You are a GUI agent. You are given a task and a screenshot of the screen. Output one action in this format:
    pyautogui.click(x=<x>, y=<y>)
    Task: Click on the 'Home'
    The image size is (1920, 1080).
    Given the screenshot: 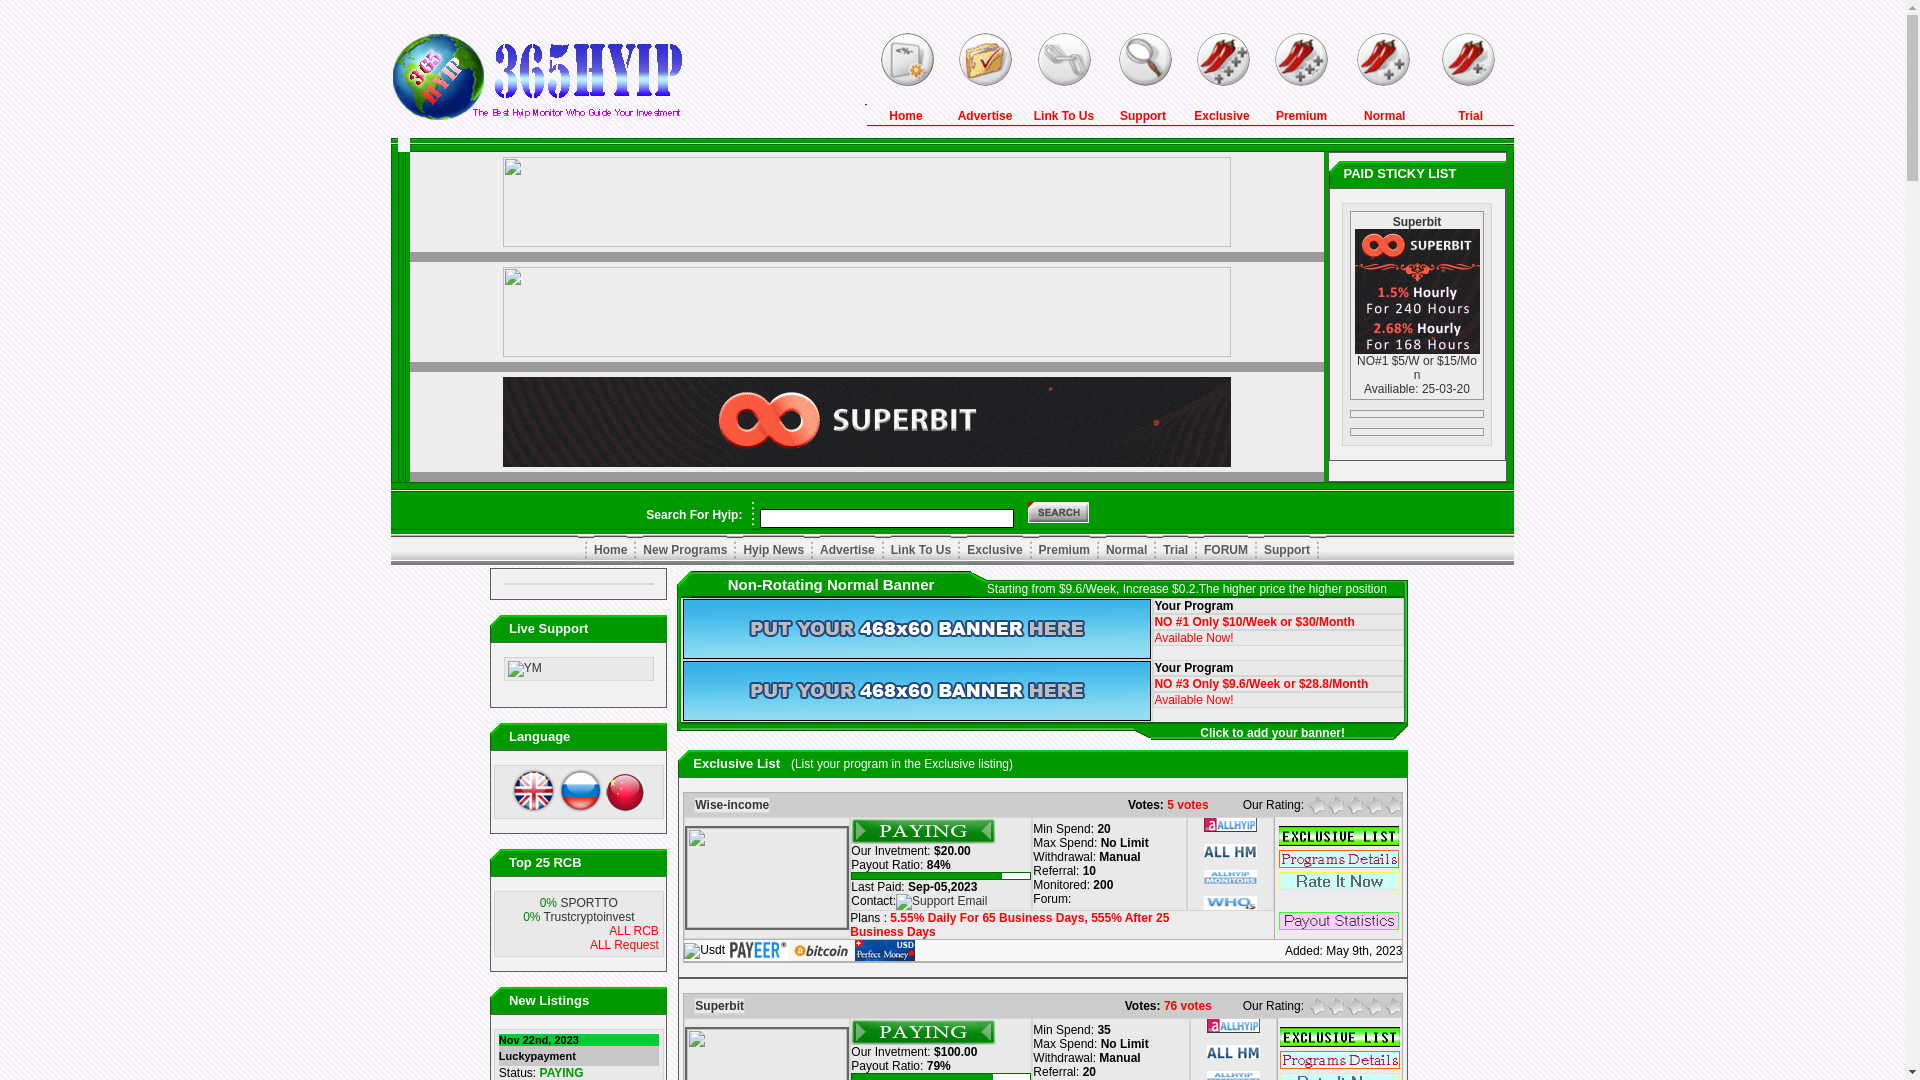 What is the action you would take?
    pyautogui.click(x=609, y=550)
    